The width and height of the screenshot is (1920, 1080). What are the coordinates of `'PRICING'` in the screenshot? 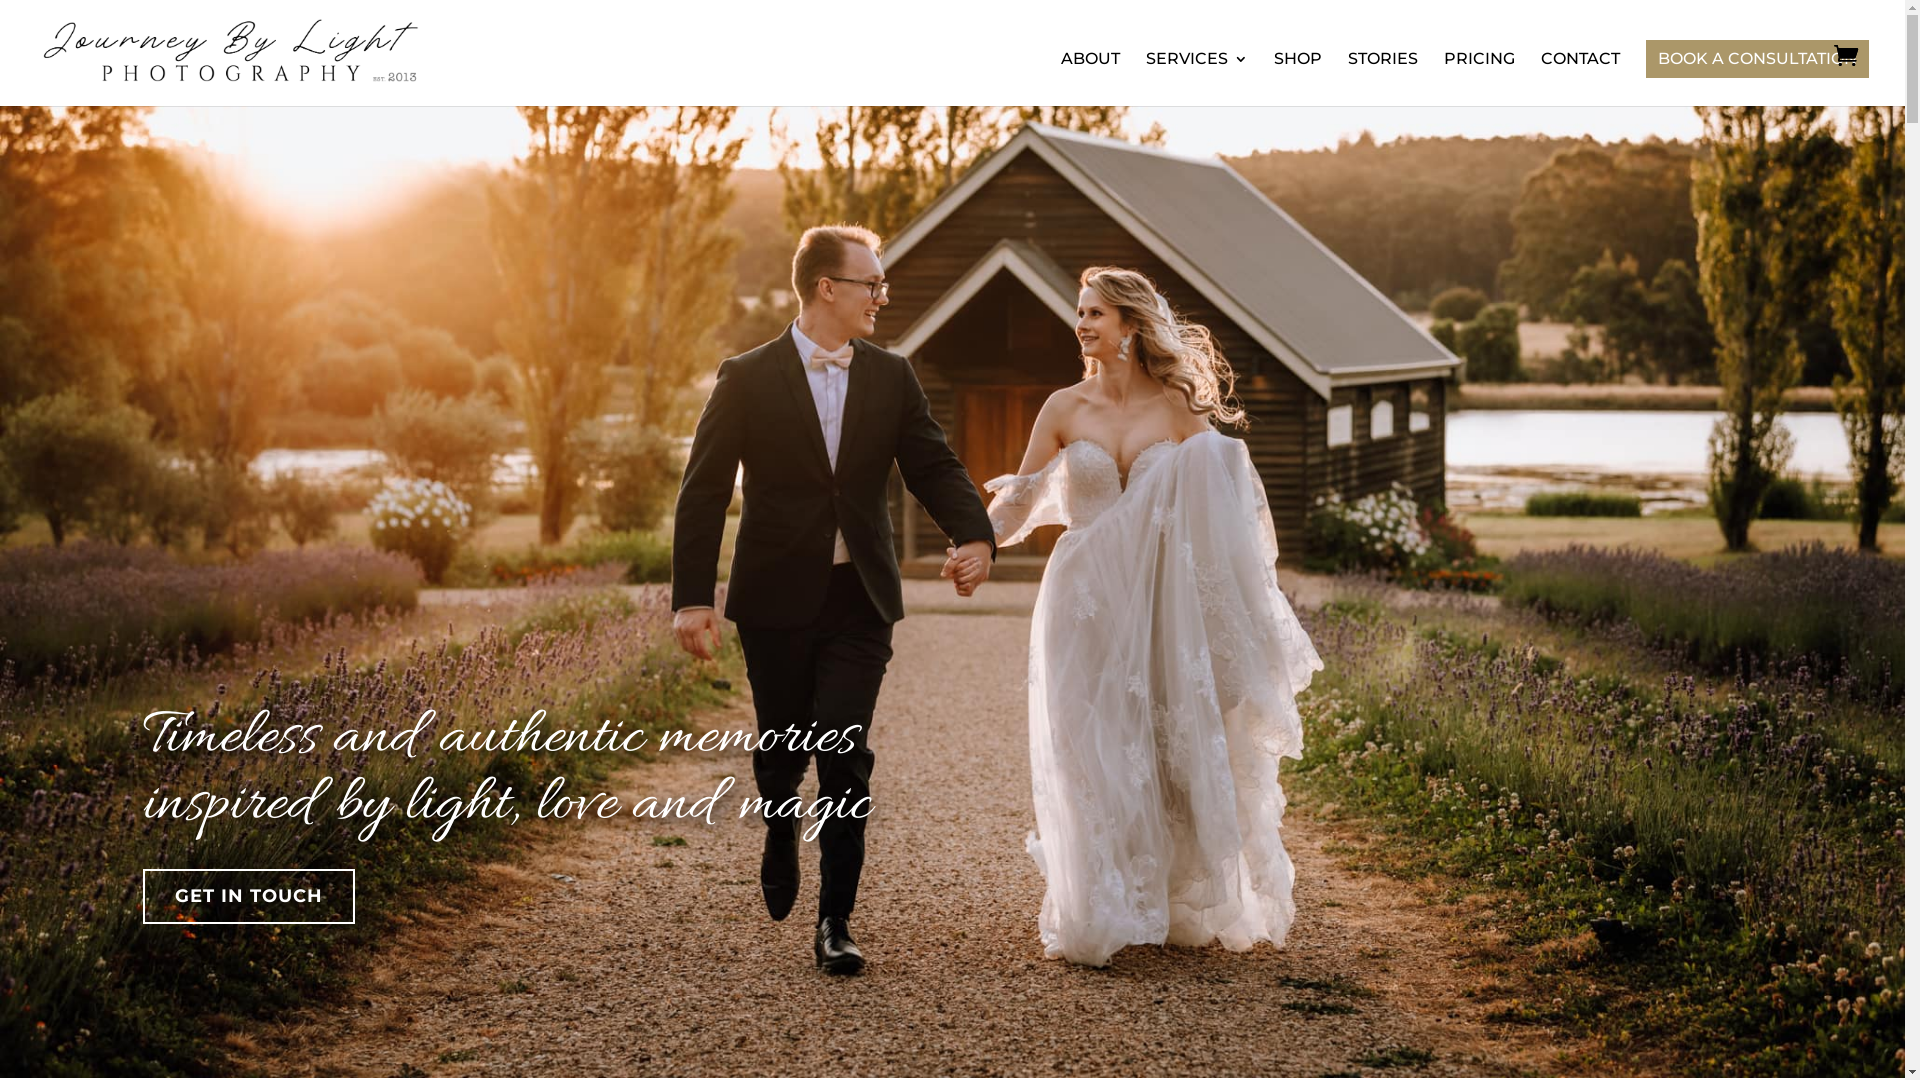 It's located at (1479, 77).